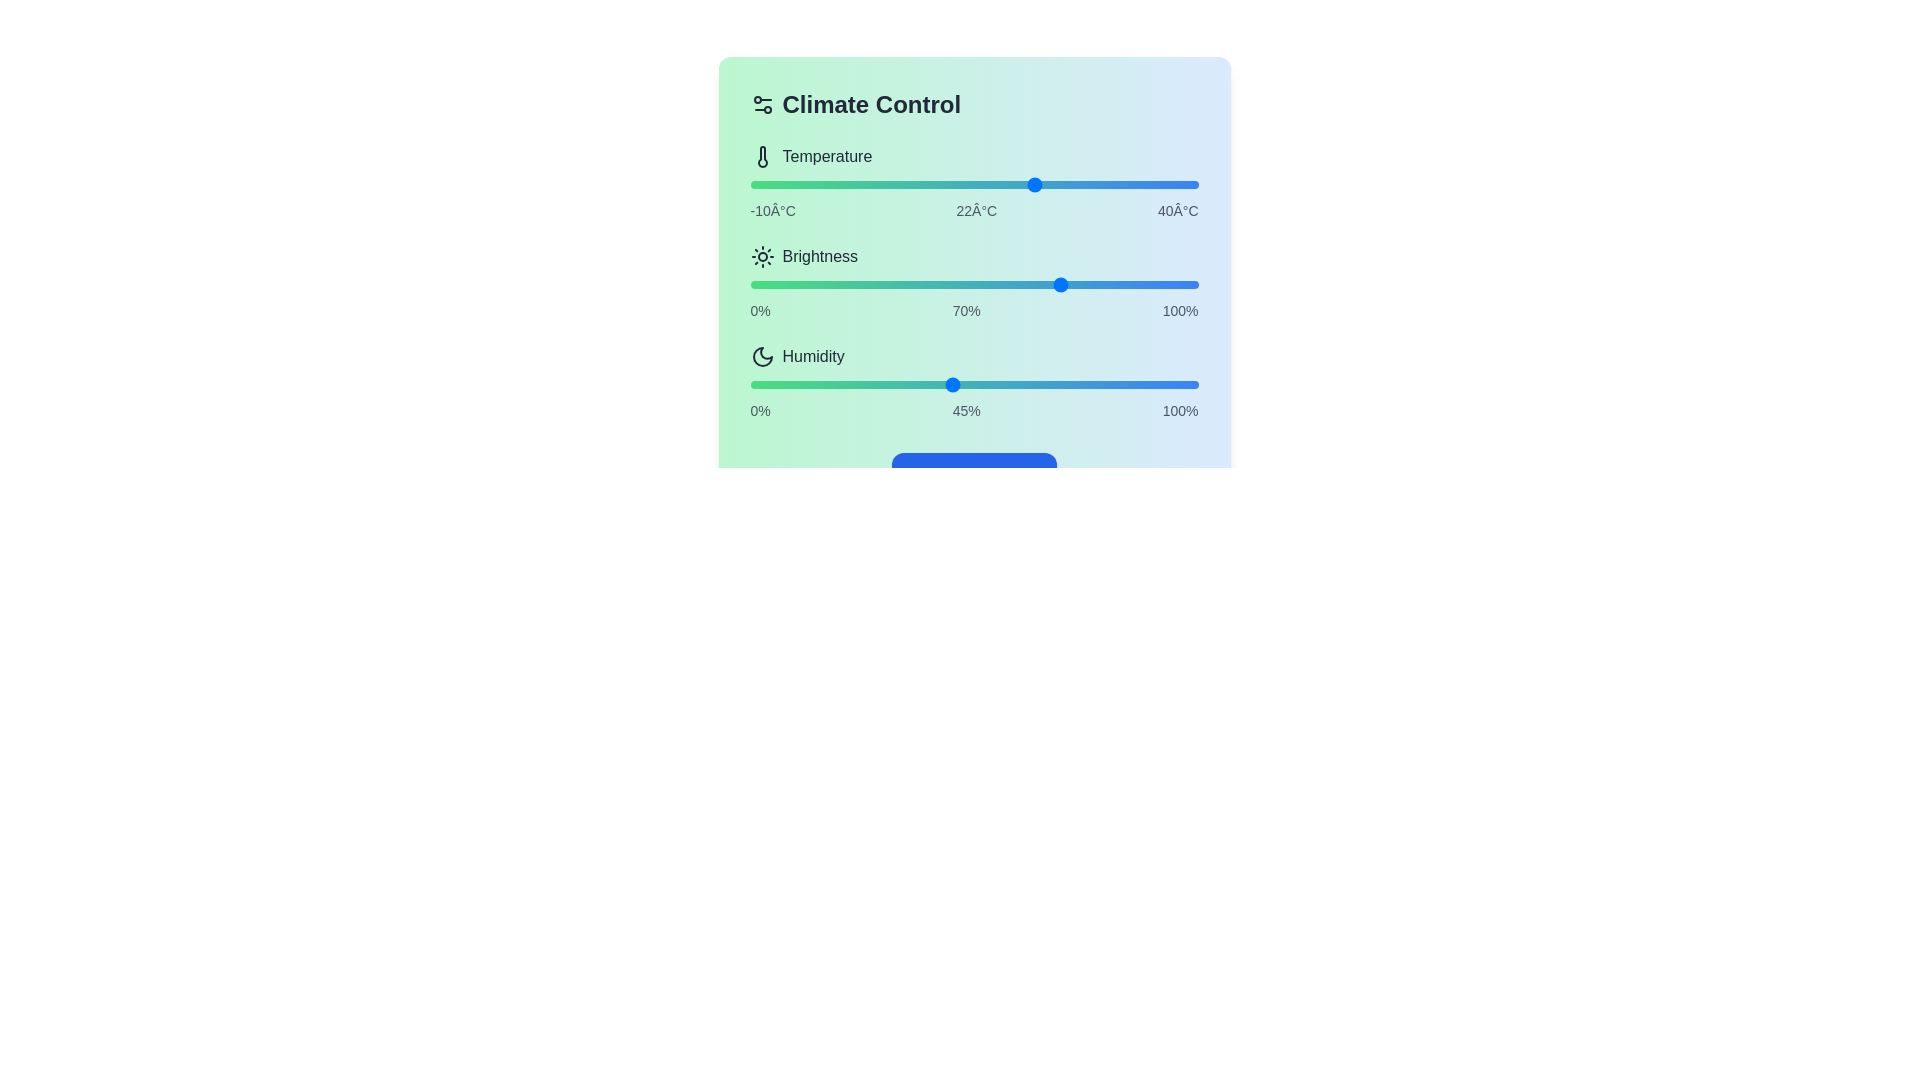 The width and height of the screenshot is (1920, 1080). What do you see at coordinates (1116, 285) in the screenshot?
I see `the brightness` at bounding box center [1116, 285].